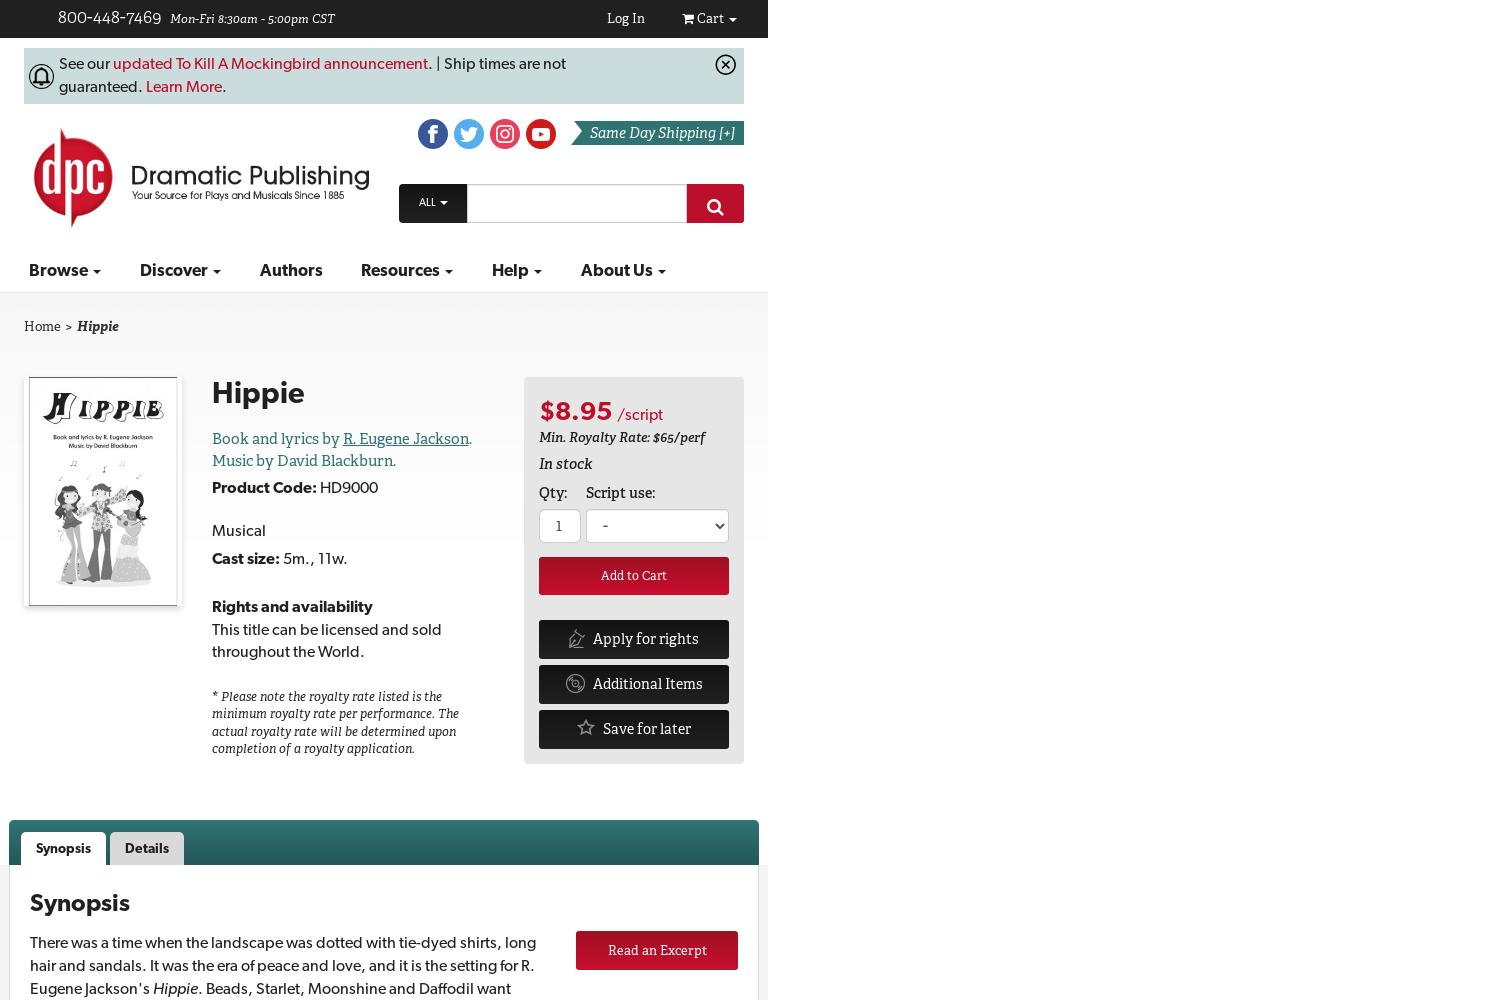 This screenshot has height=1000, width=1509. Describe the element at coordinates (590, 132) in the screenshot. I see `'Same Day Shipping [+]'` at that location.